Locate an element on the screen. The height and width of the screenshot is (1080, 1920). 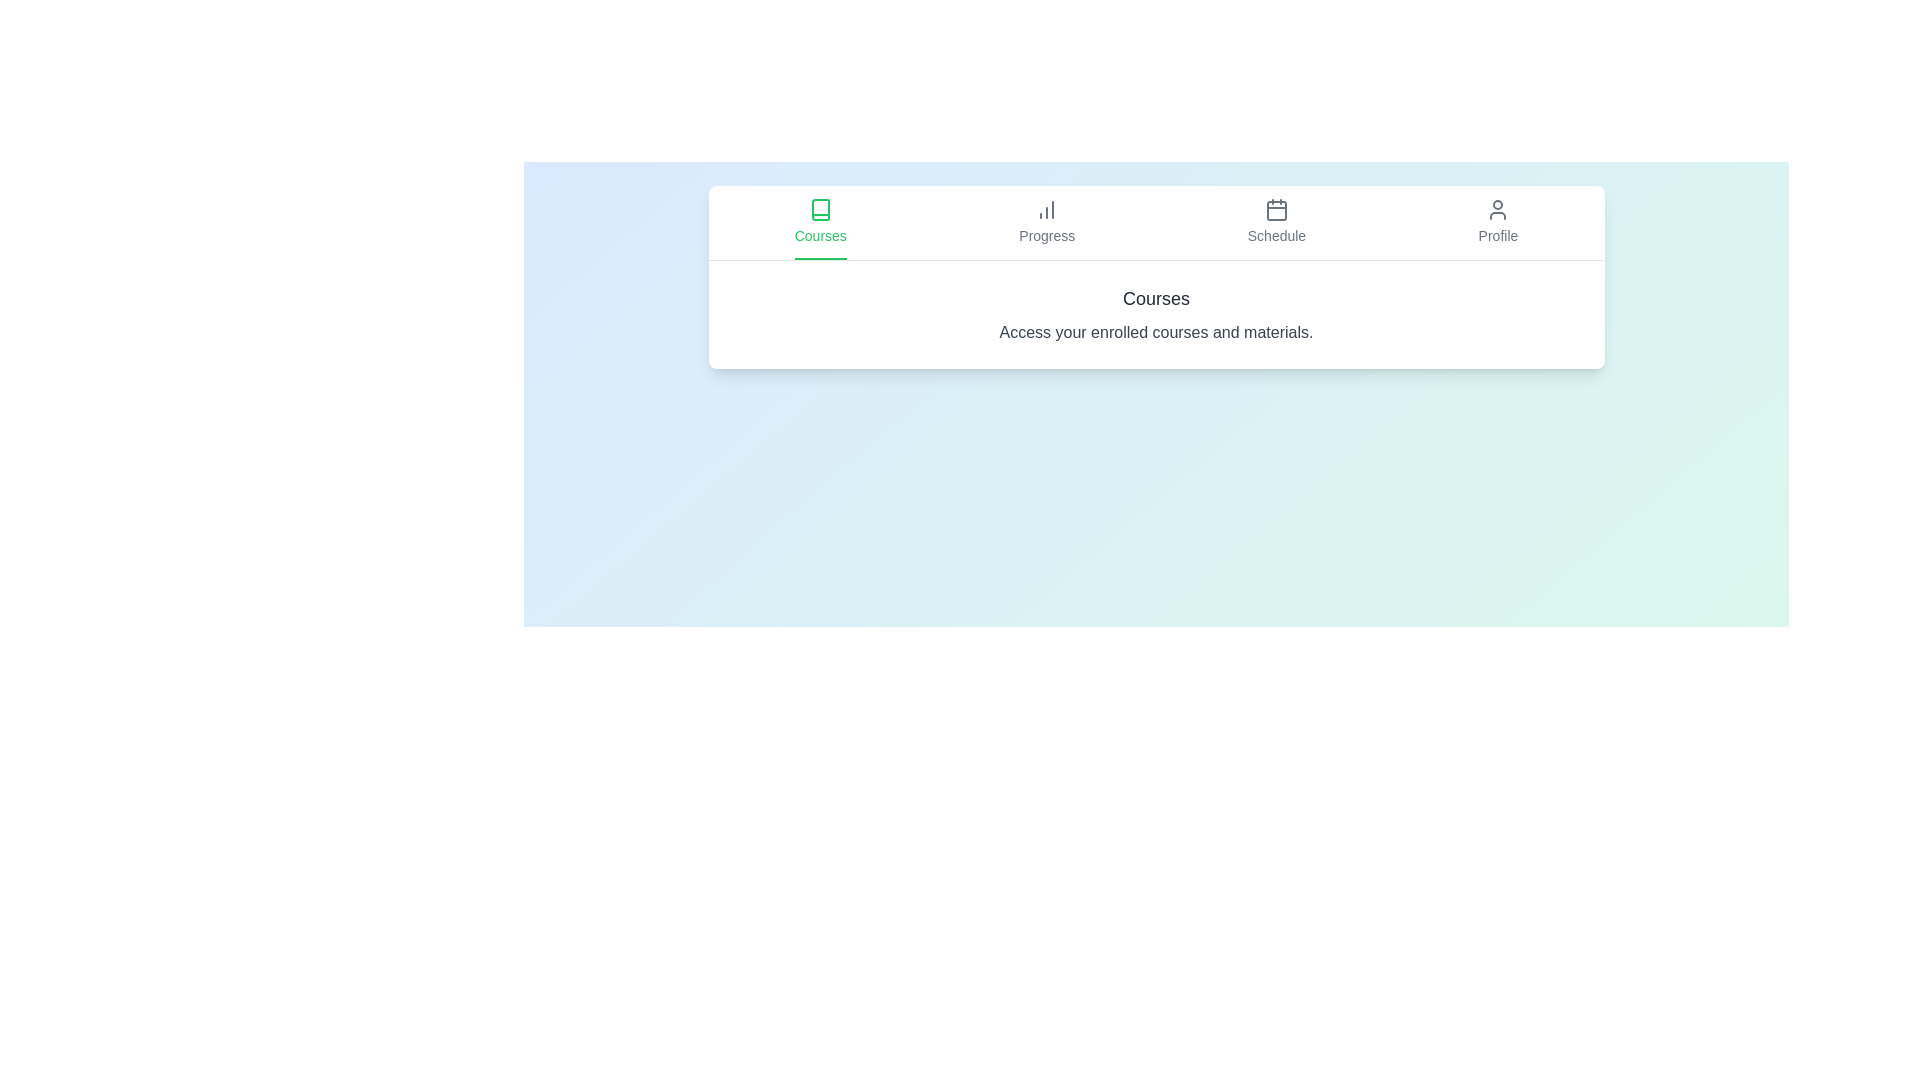
the tab labeled Profile is located at coordinates (1497, 223).